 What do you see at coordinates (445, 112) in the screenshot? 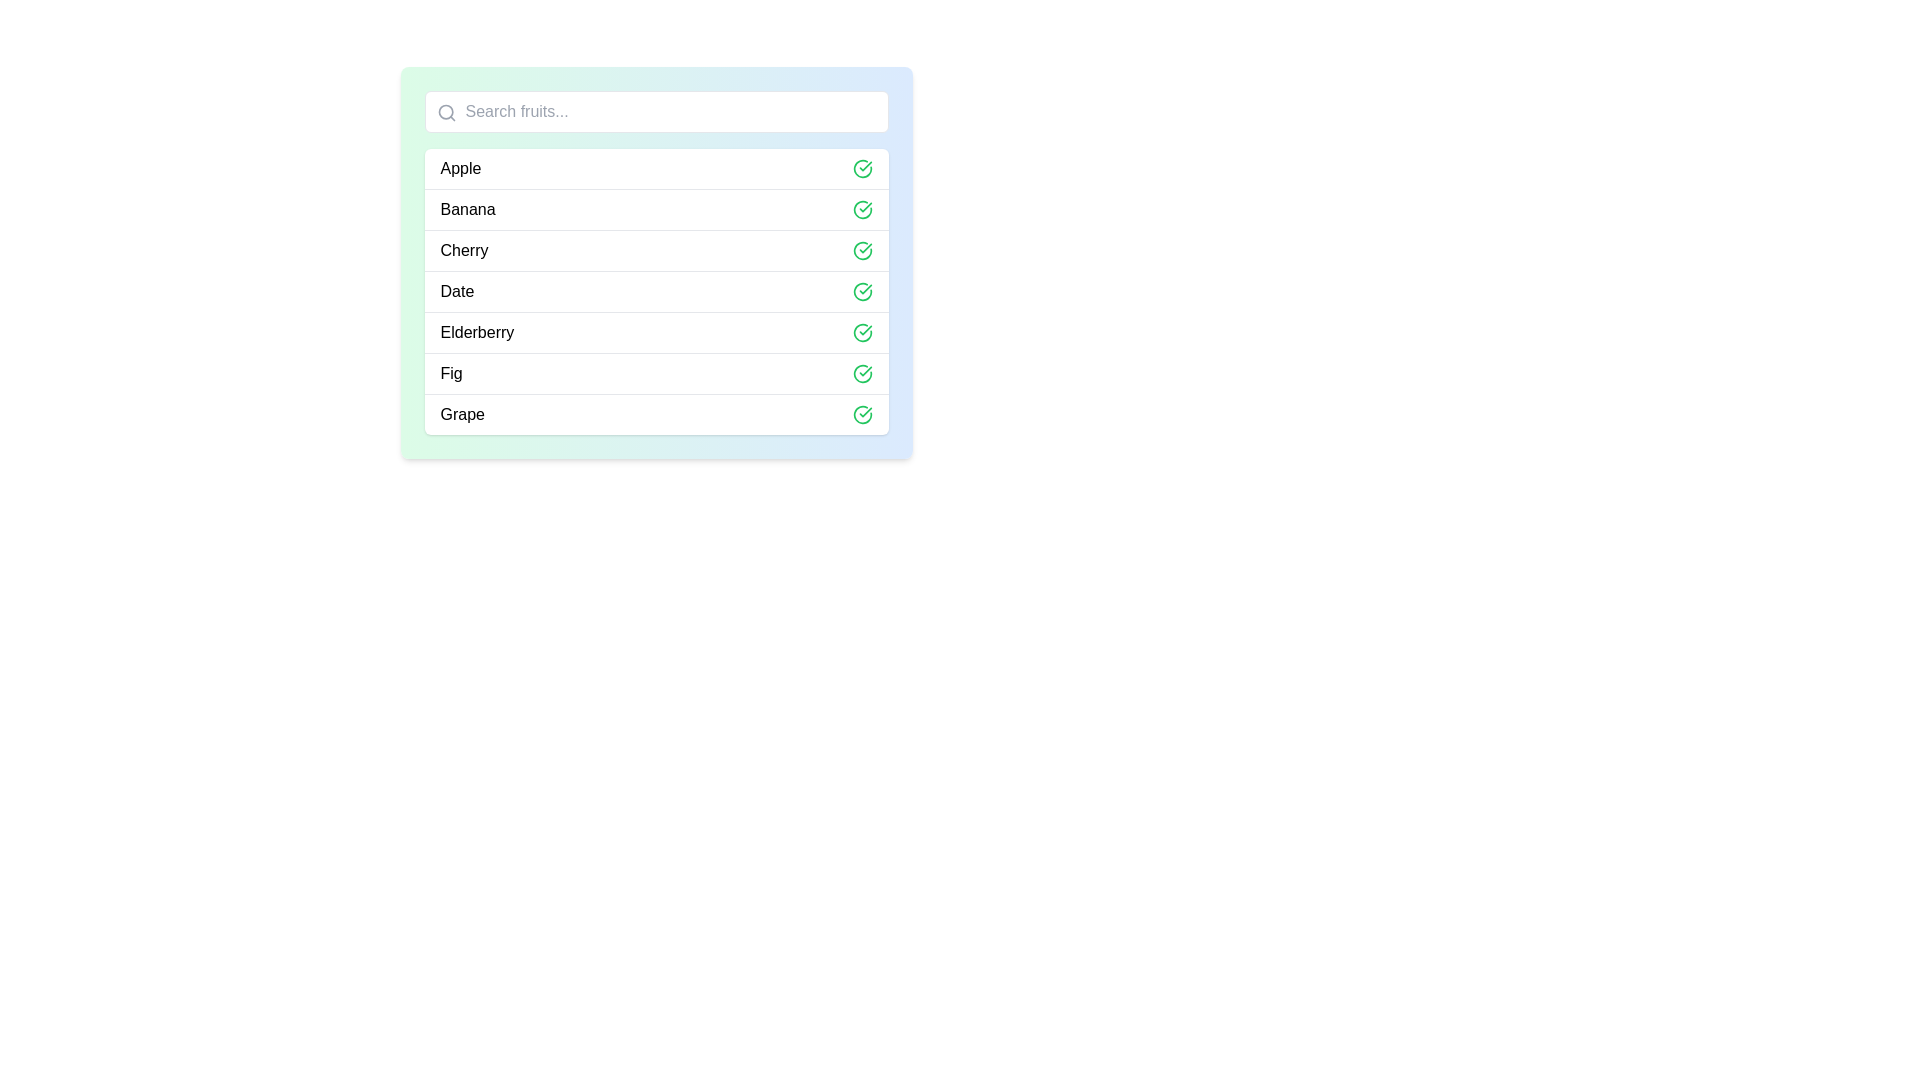
I see `the gray magnifying glass icon with a circular design and diagonal handle, located to the left of the search input box` at bounding box center [445, 112].